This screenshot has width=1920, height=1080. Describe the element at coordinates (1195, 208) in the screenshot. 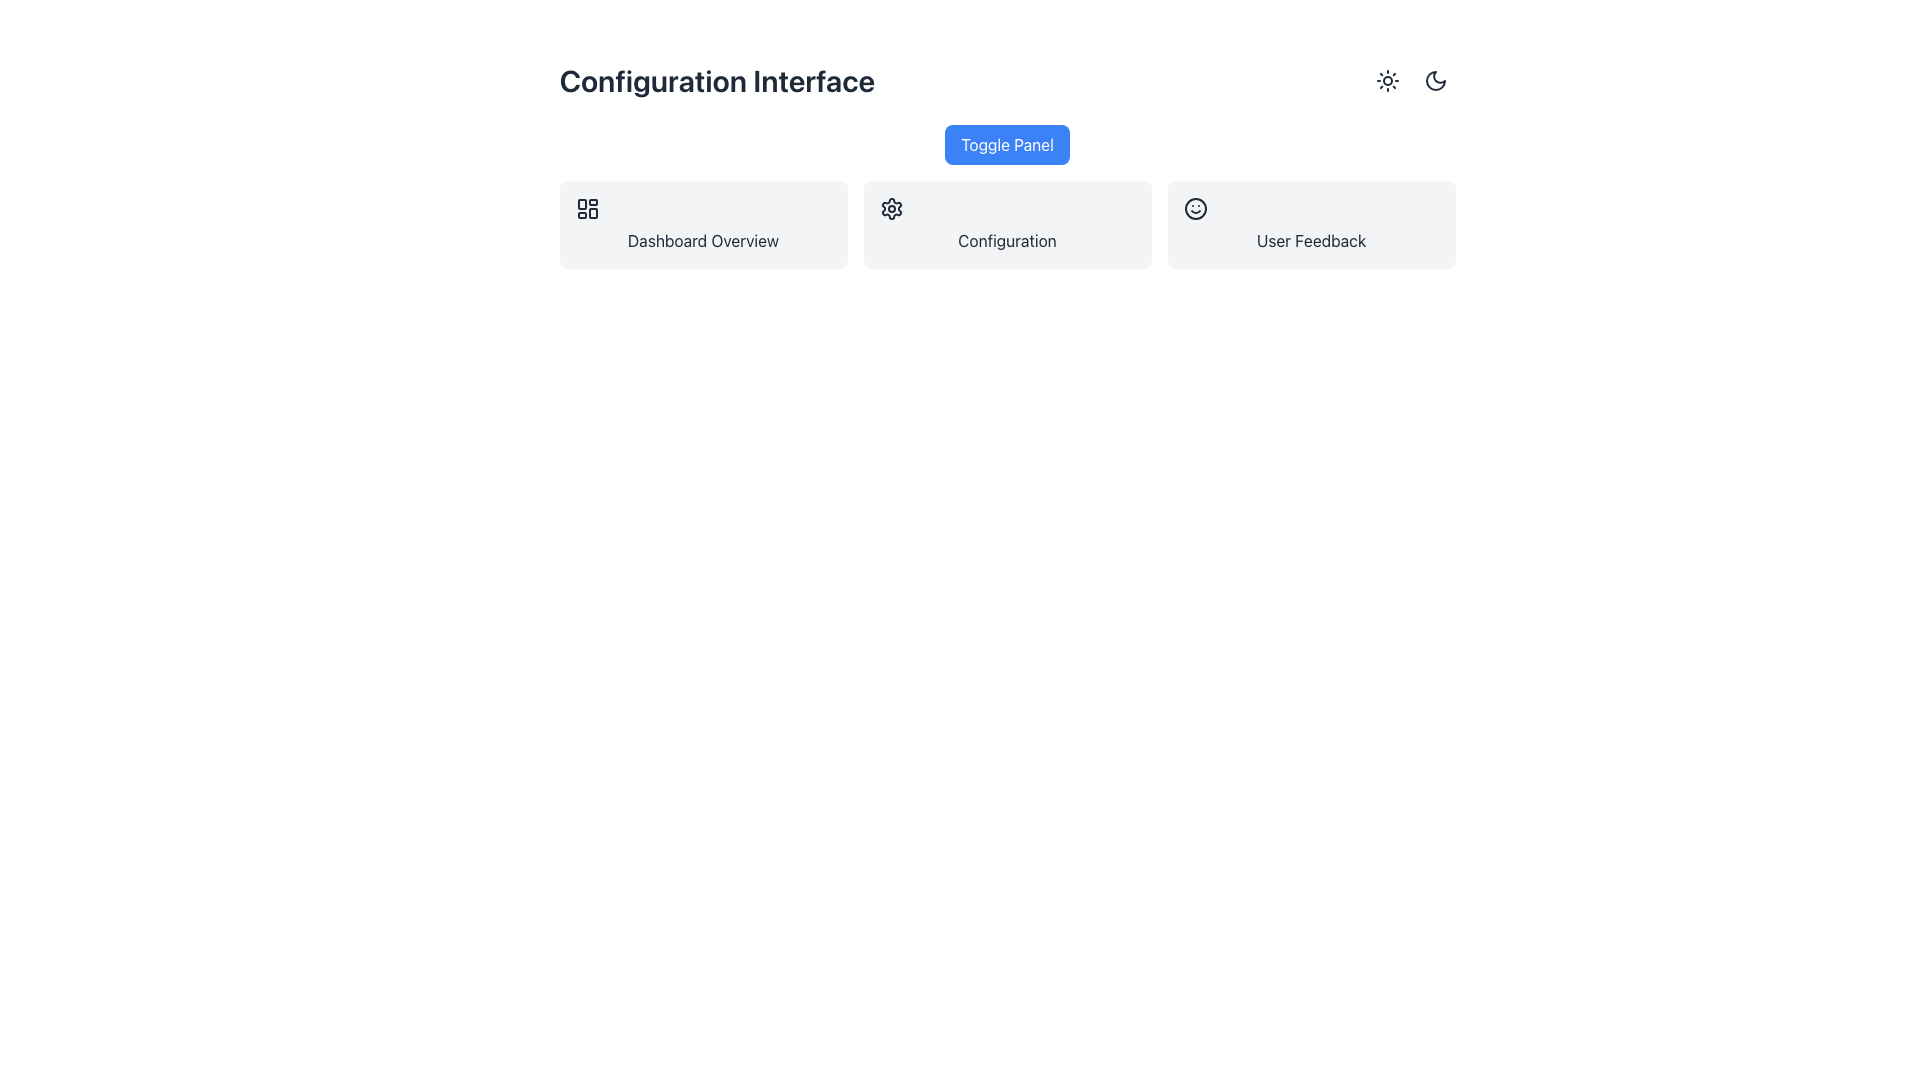

I see `the User Feedback icon which represents positive feedback or user satisfaction located in the User Feedback section on the right of the interface` at that location.